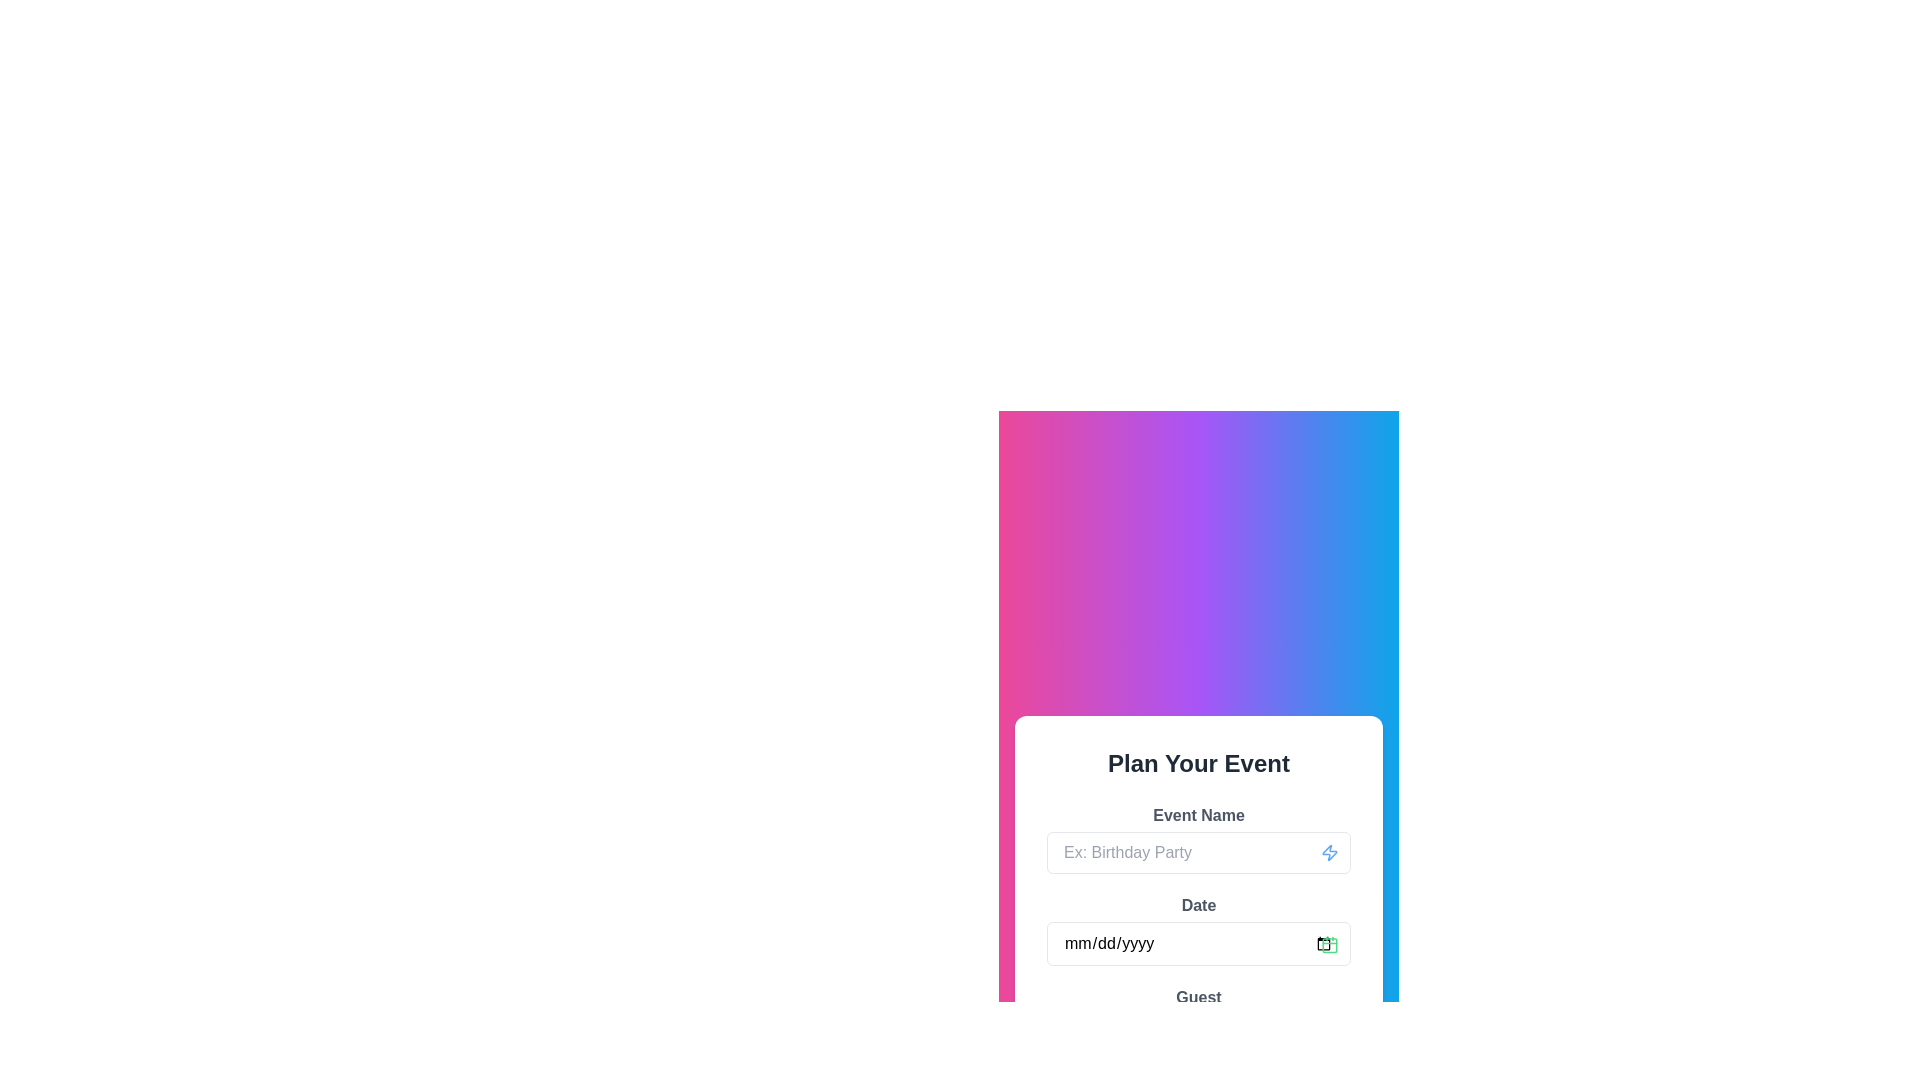 The height and width of the screenshot is (1080, 1920). Describe the element at coordinates (1329, 945) in the screenshot. I see `the calendar icon located at the bottom-right corner of the date input field` at that location.